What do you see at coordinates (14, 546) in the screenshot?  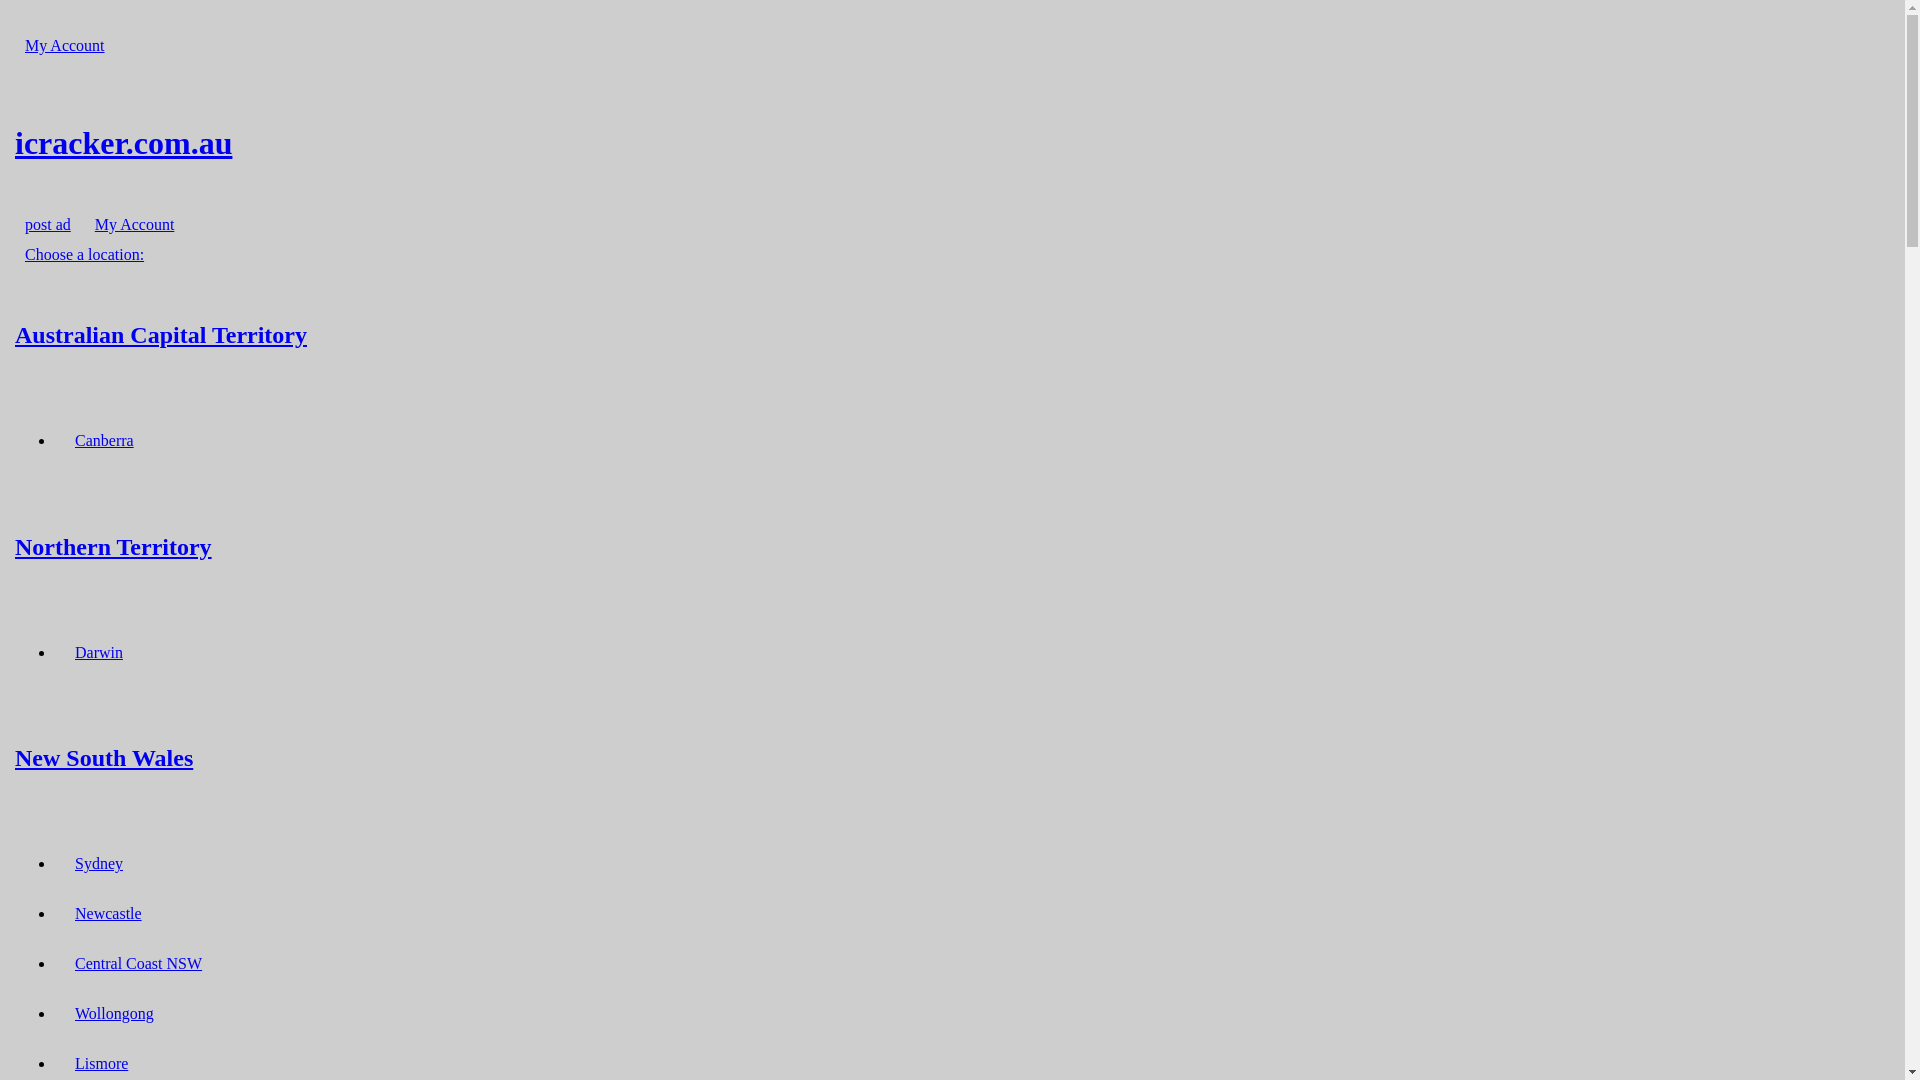 I see `'Northern Territory'` at bounding box center [14, 546].